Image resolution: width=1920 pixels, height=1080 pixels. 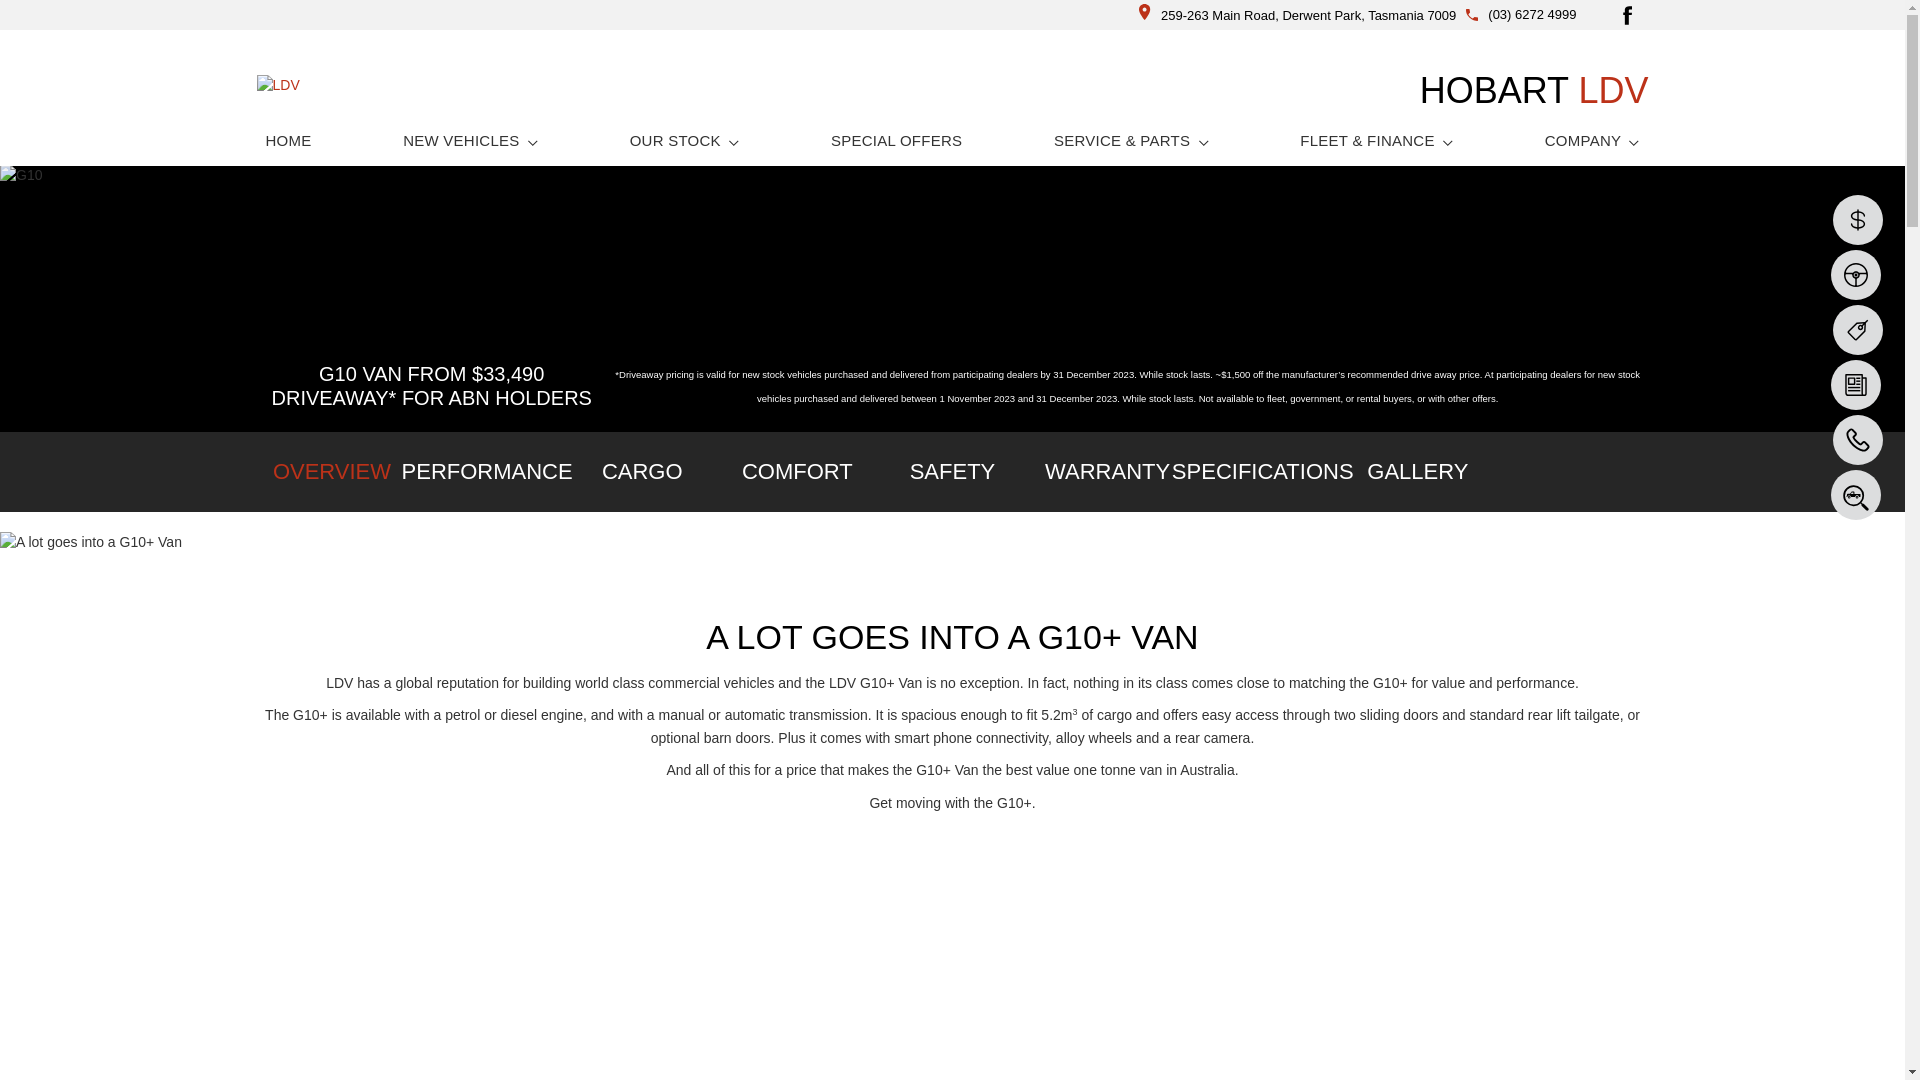 I want to click on 'CARGO', so click(x=642, y=471).